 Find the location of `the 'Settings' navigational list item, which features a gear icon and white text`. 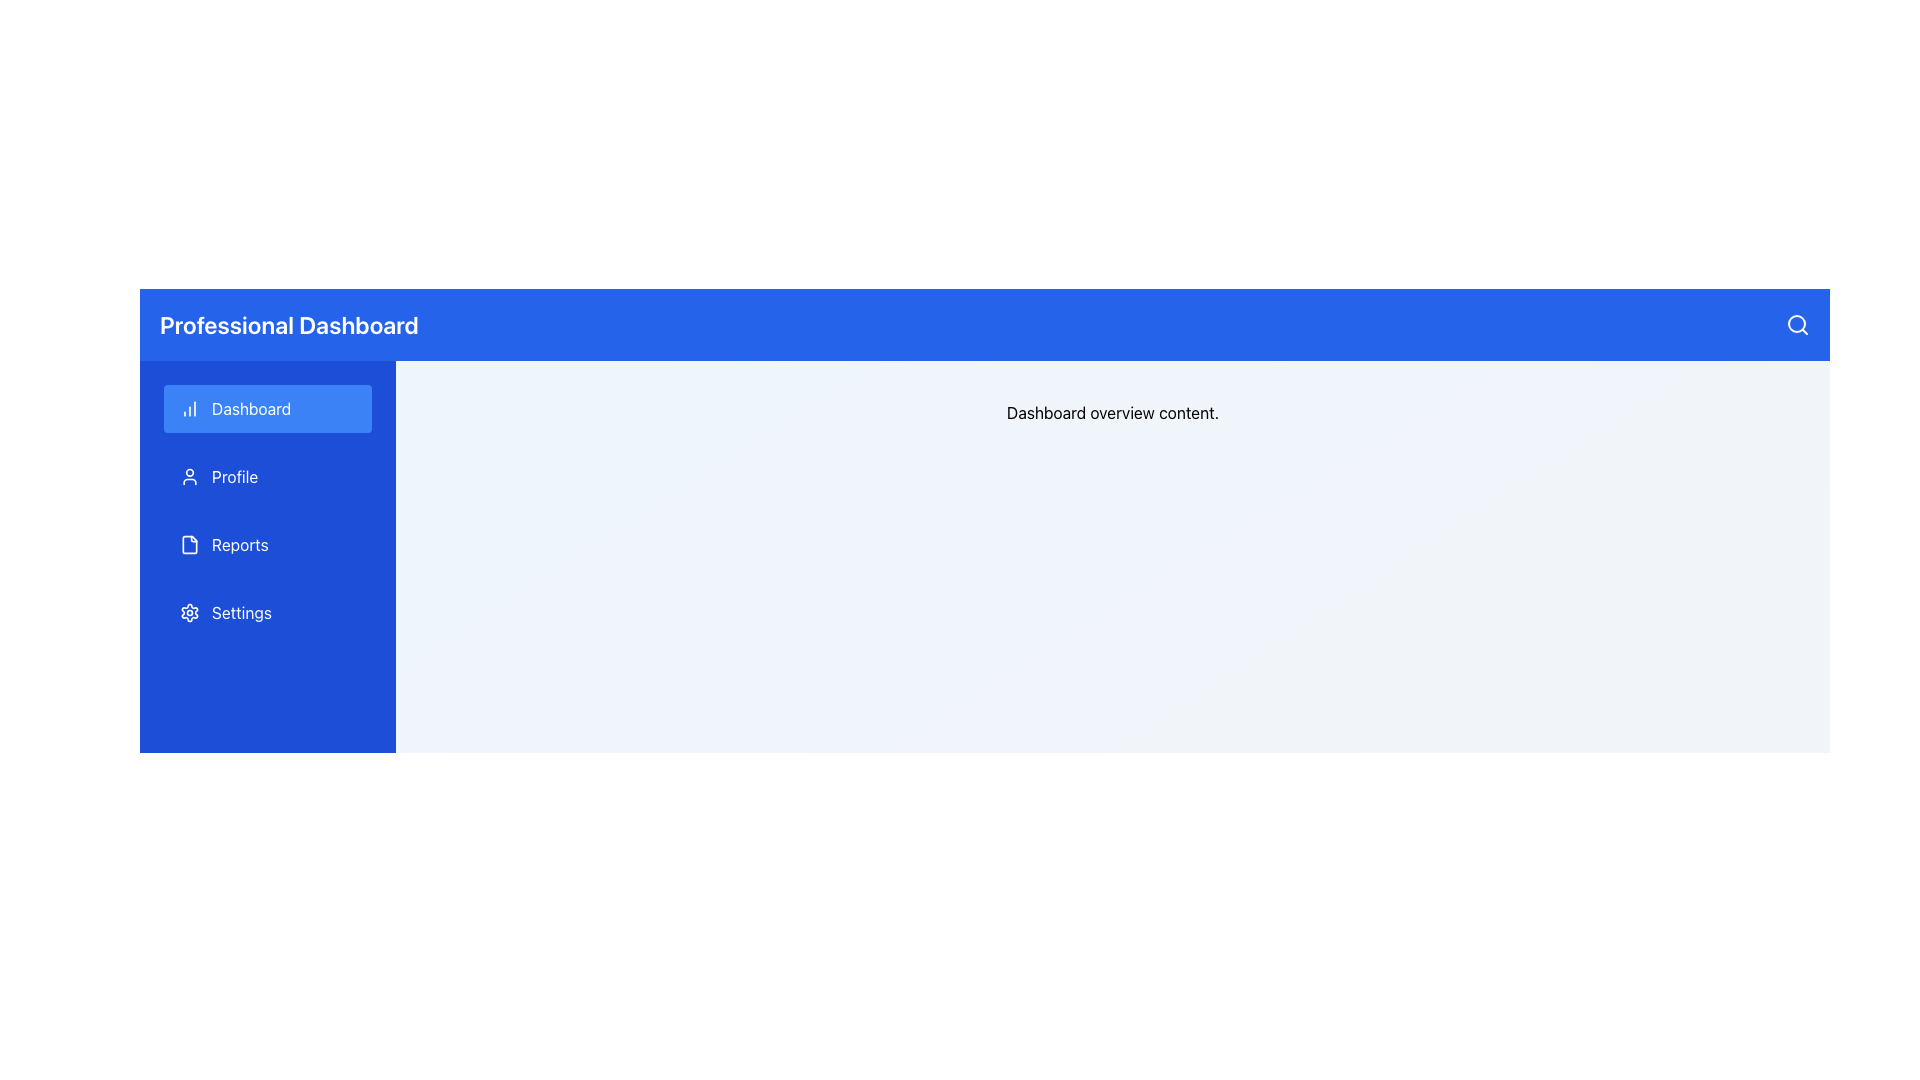

the 'Settings' navigational list item, which features a gear icon and white text is located at coordinates (267, 612).